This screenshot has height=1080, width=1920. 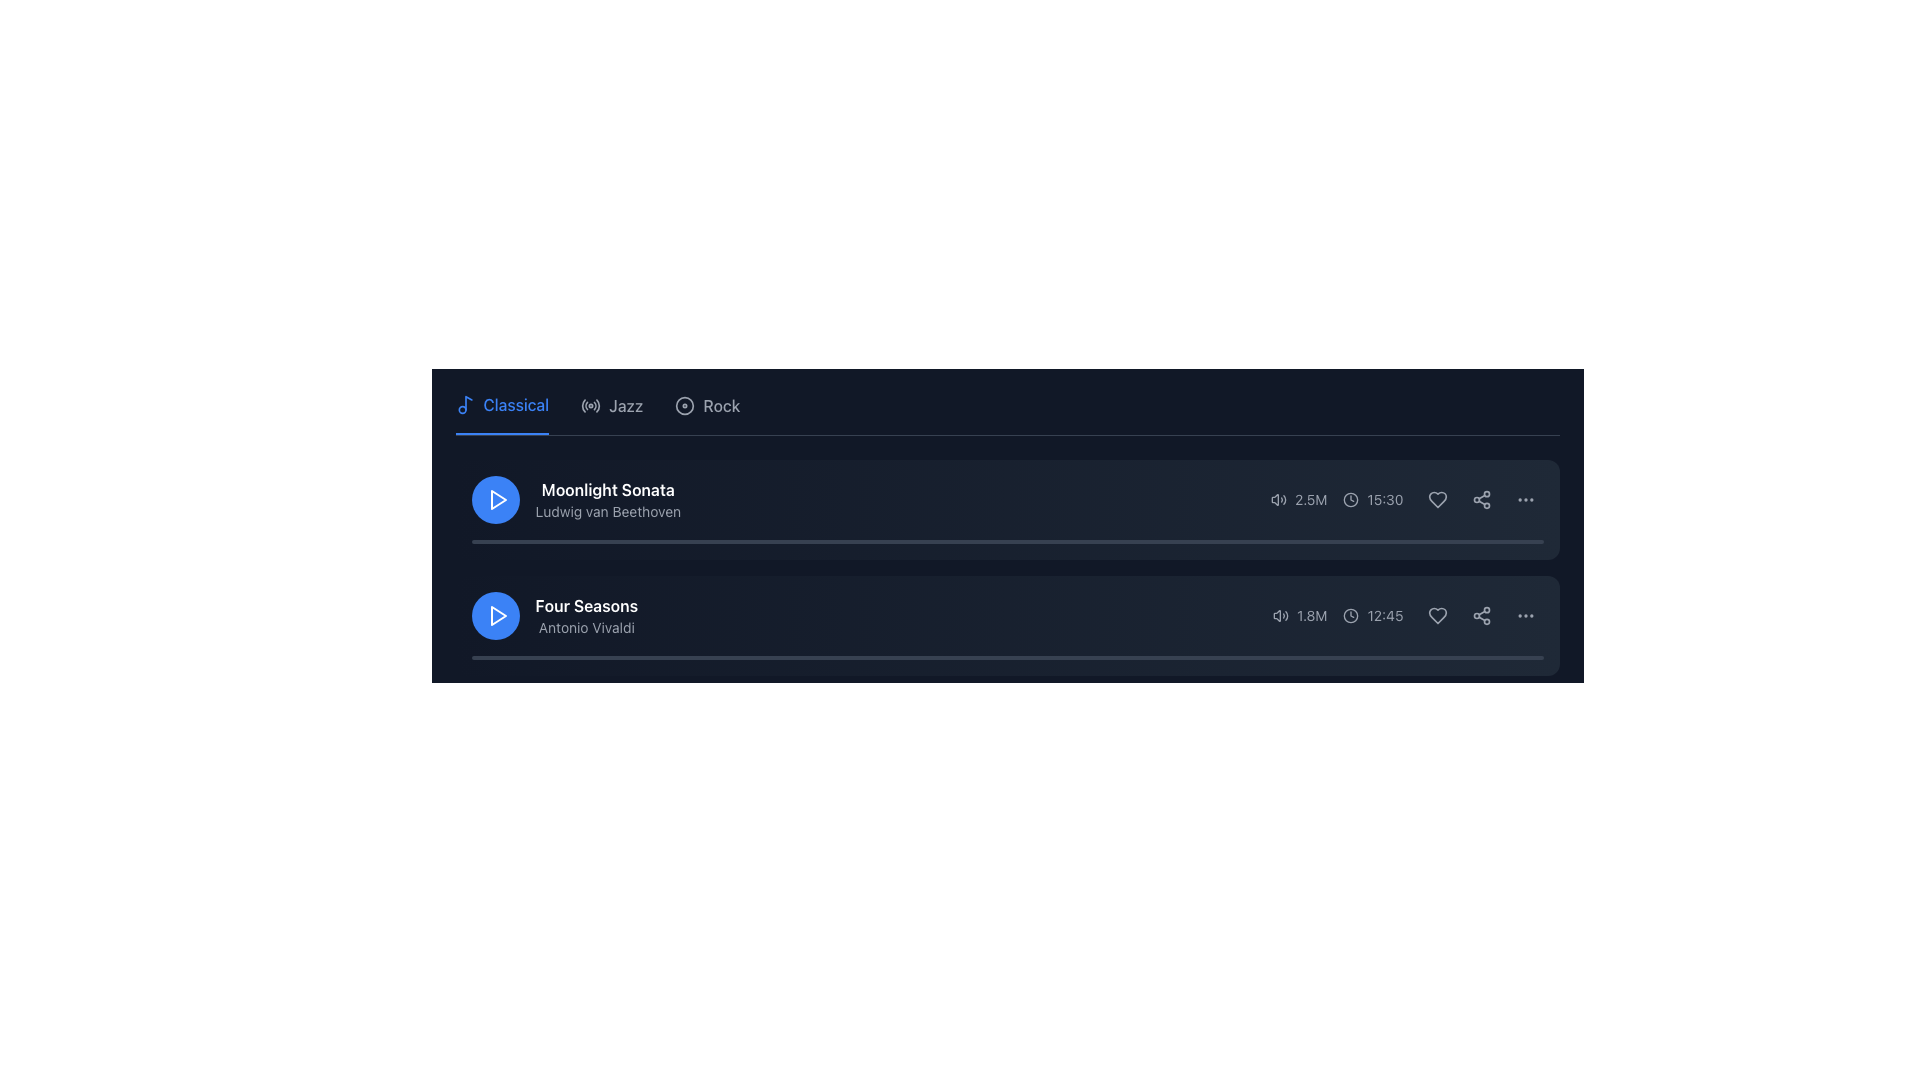 I want to click on the second ellipsis icon in the list, so click(x=1524, y=615).